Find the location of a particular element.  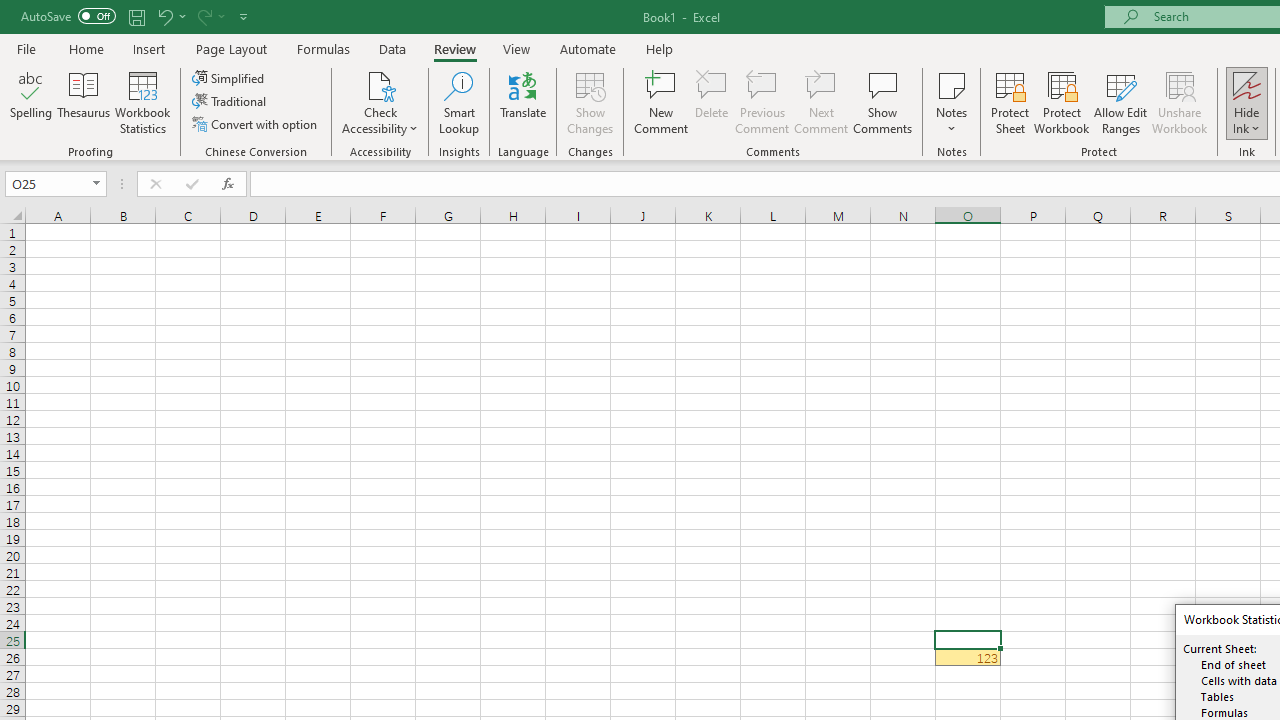

'Show Comments' is located at coordinates (882, 103).